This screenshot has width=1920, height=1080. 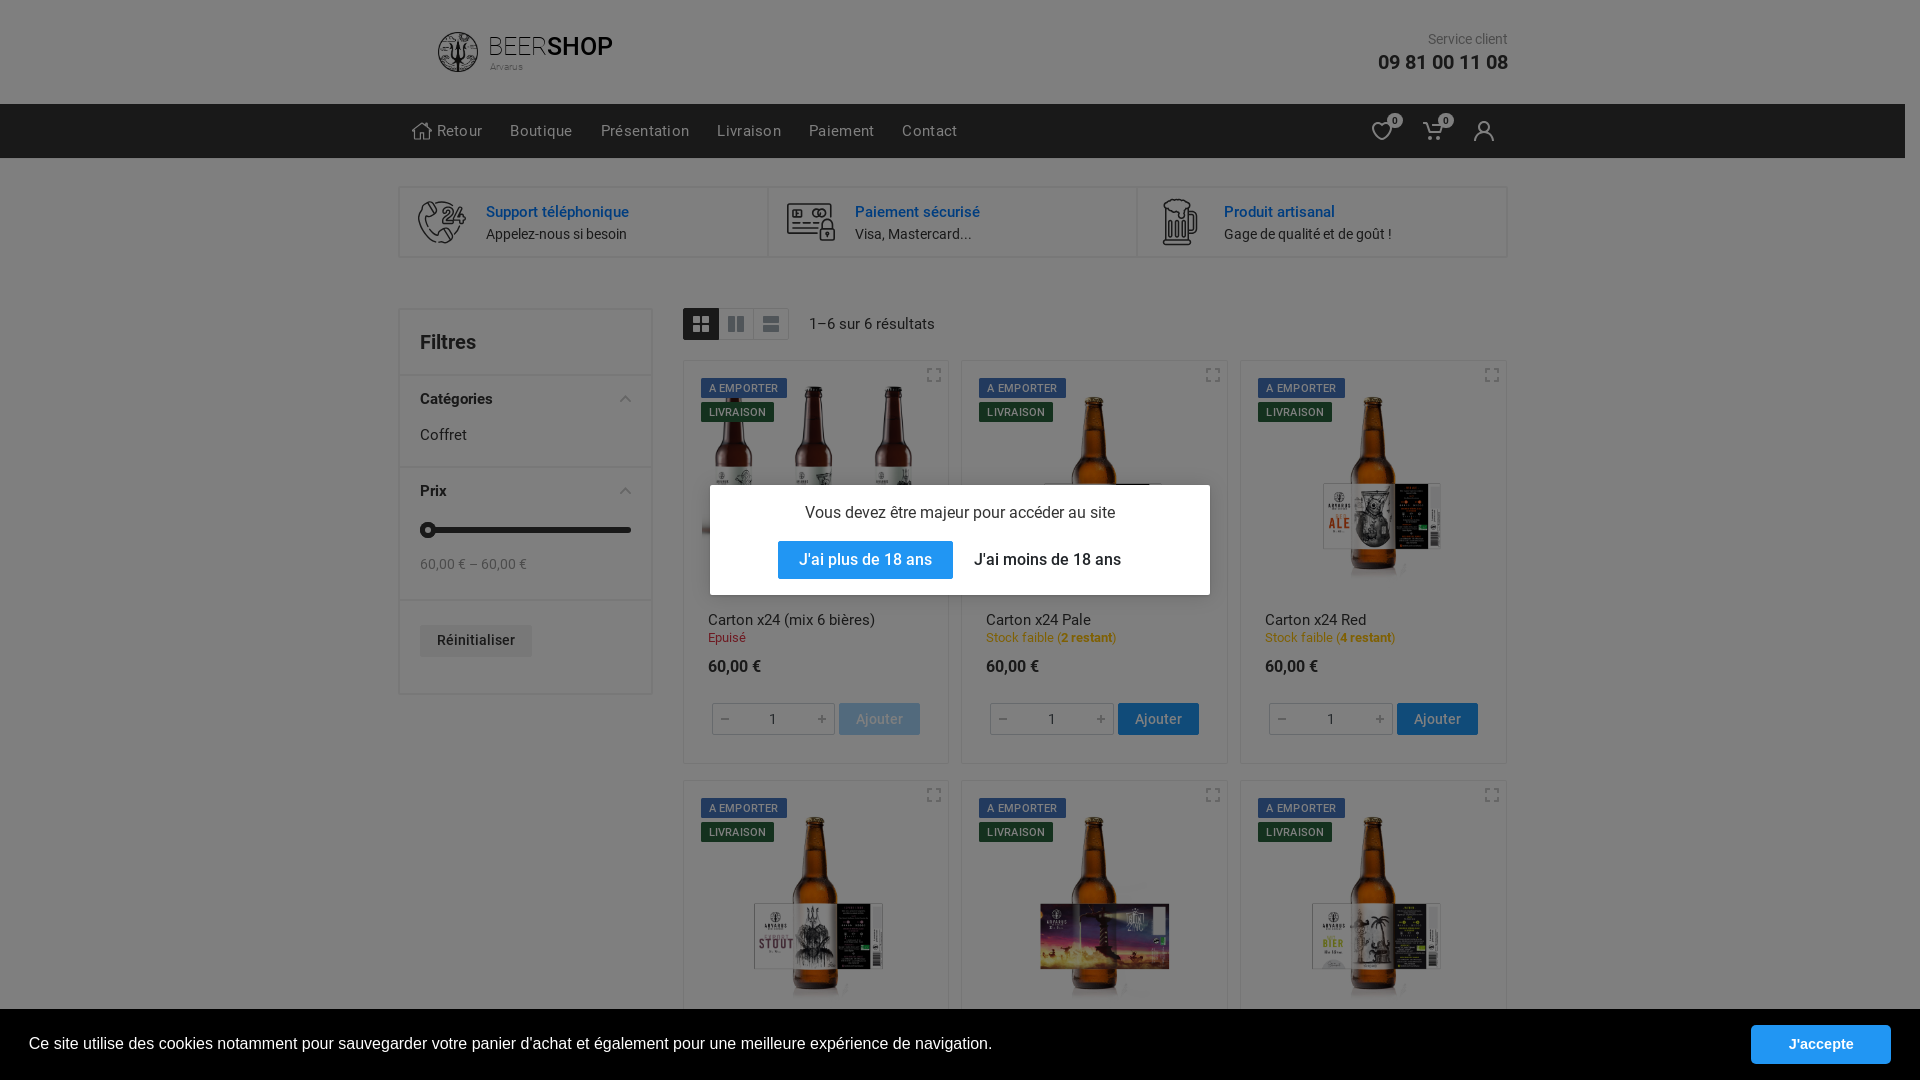 What do you see at coordinates (794, 131) in the screenshot?
I see `'Paiement'` at bounding box center [794, 131].